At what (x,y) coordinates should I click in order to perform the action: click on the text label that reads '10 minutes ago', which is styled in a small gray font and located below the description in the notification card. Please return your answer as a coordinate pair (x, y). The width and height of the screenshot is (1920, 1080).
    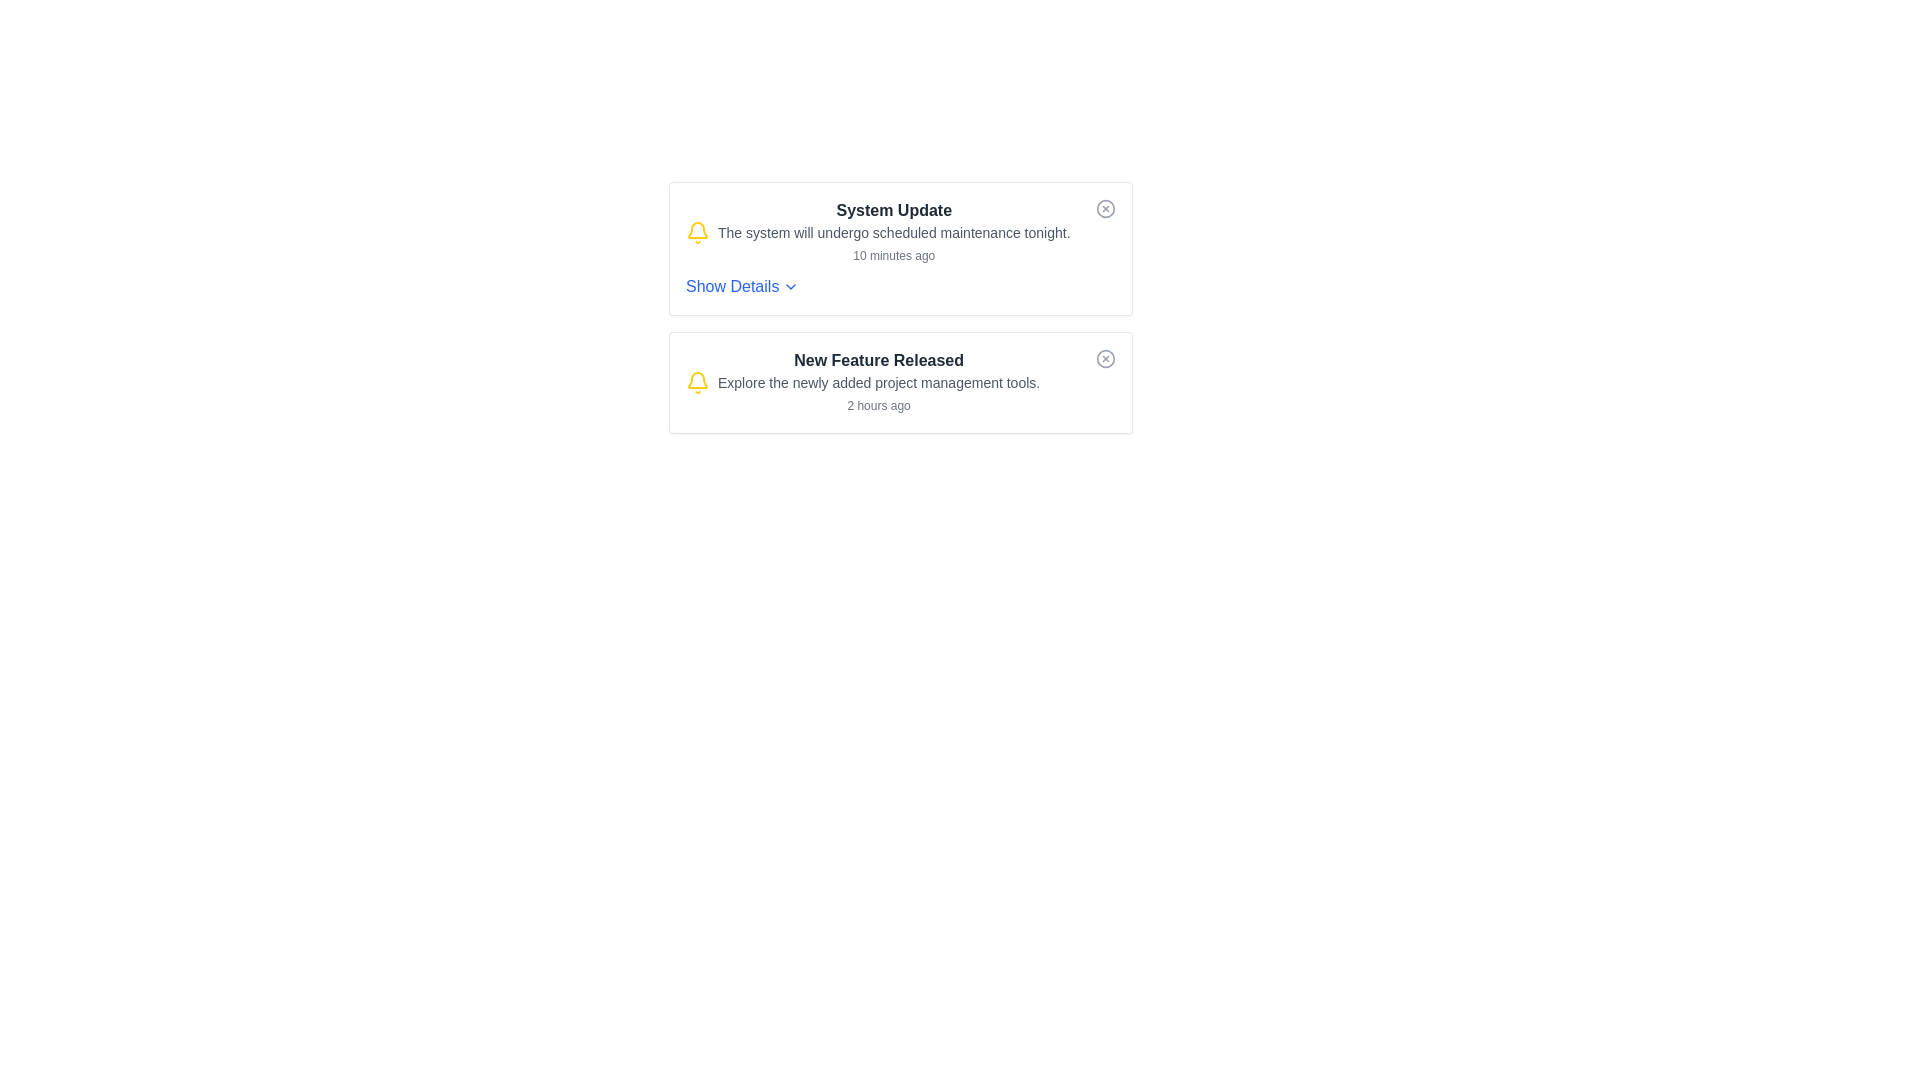
    Looking at the image, I should click on (893, 254).